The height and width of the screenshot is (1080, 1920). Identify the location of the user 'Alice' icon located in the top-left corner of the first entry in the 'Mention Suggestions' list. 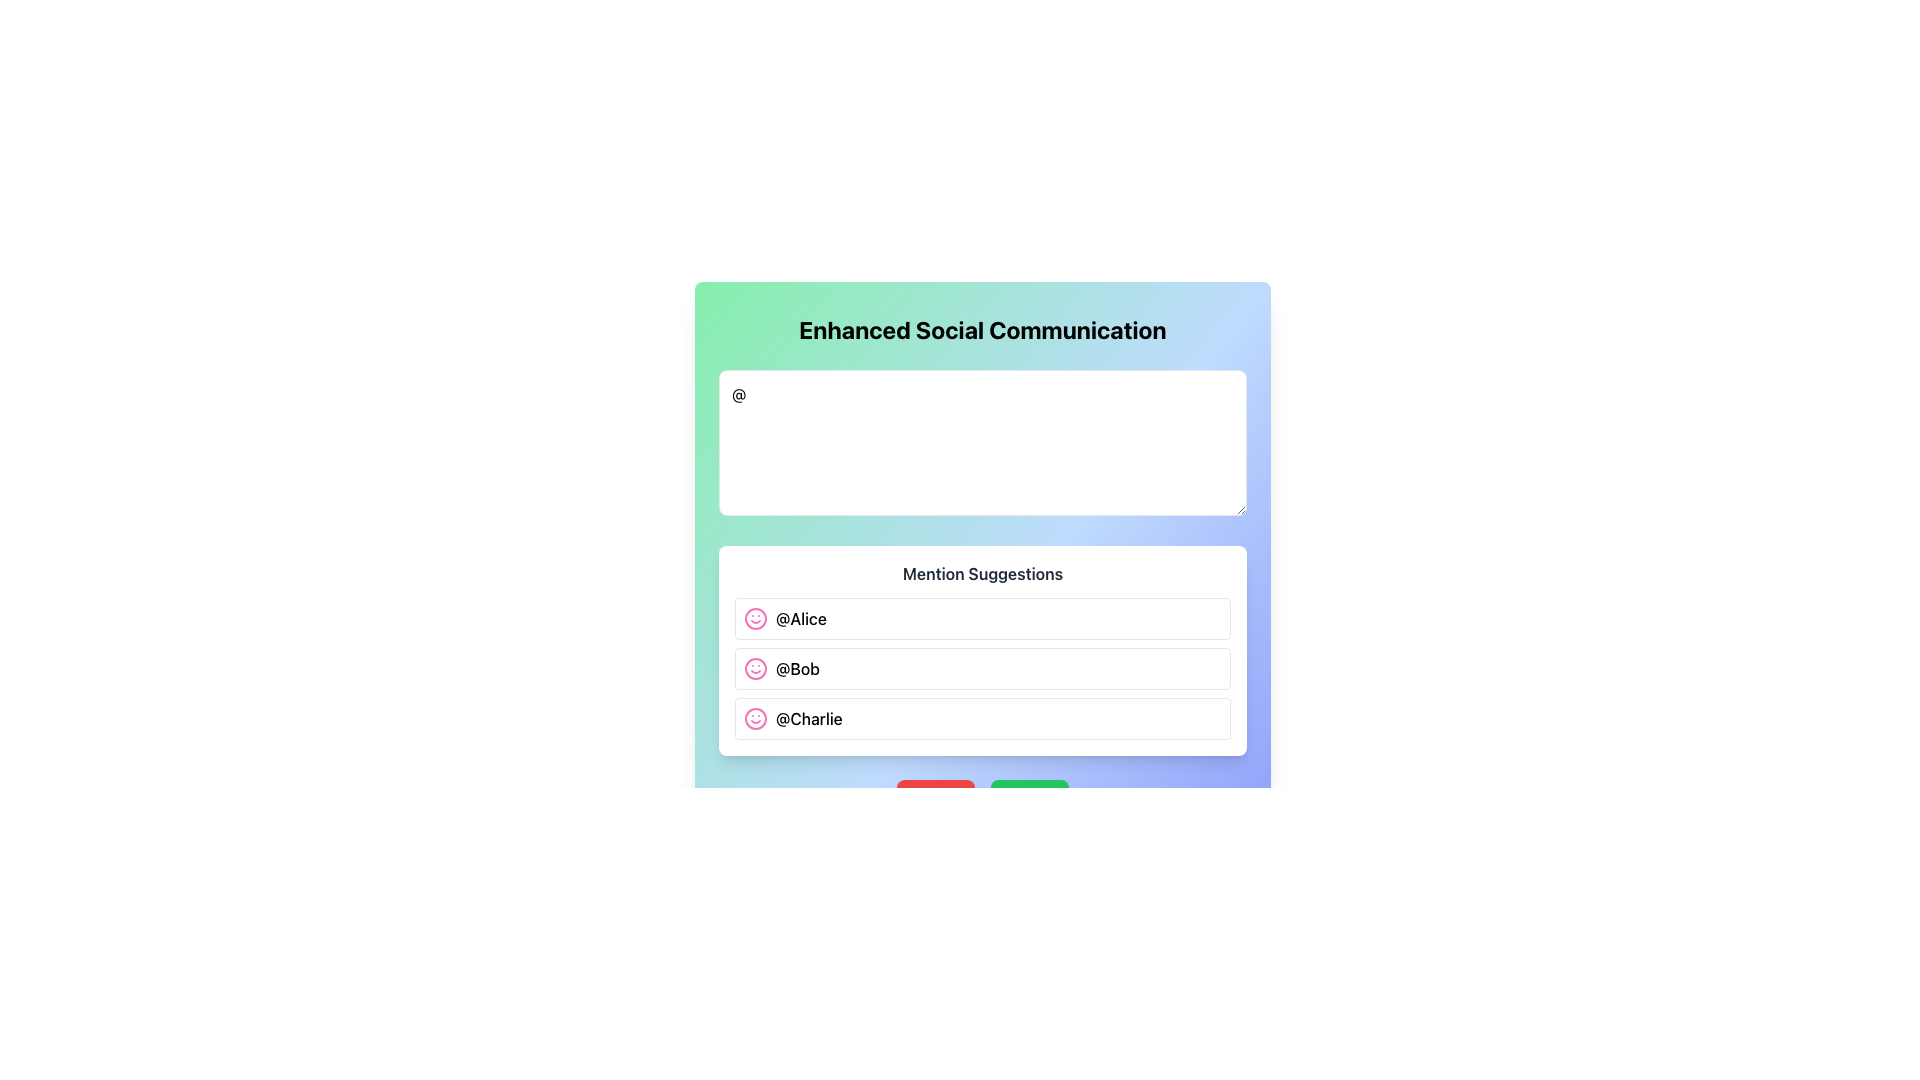
(754, 617).